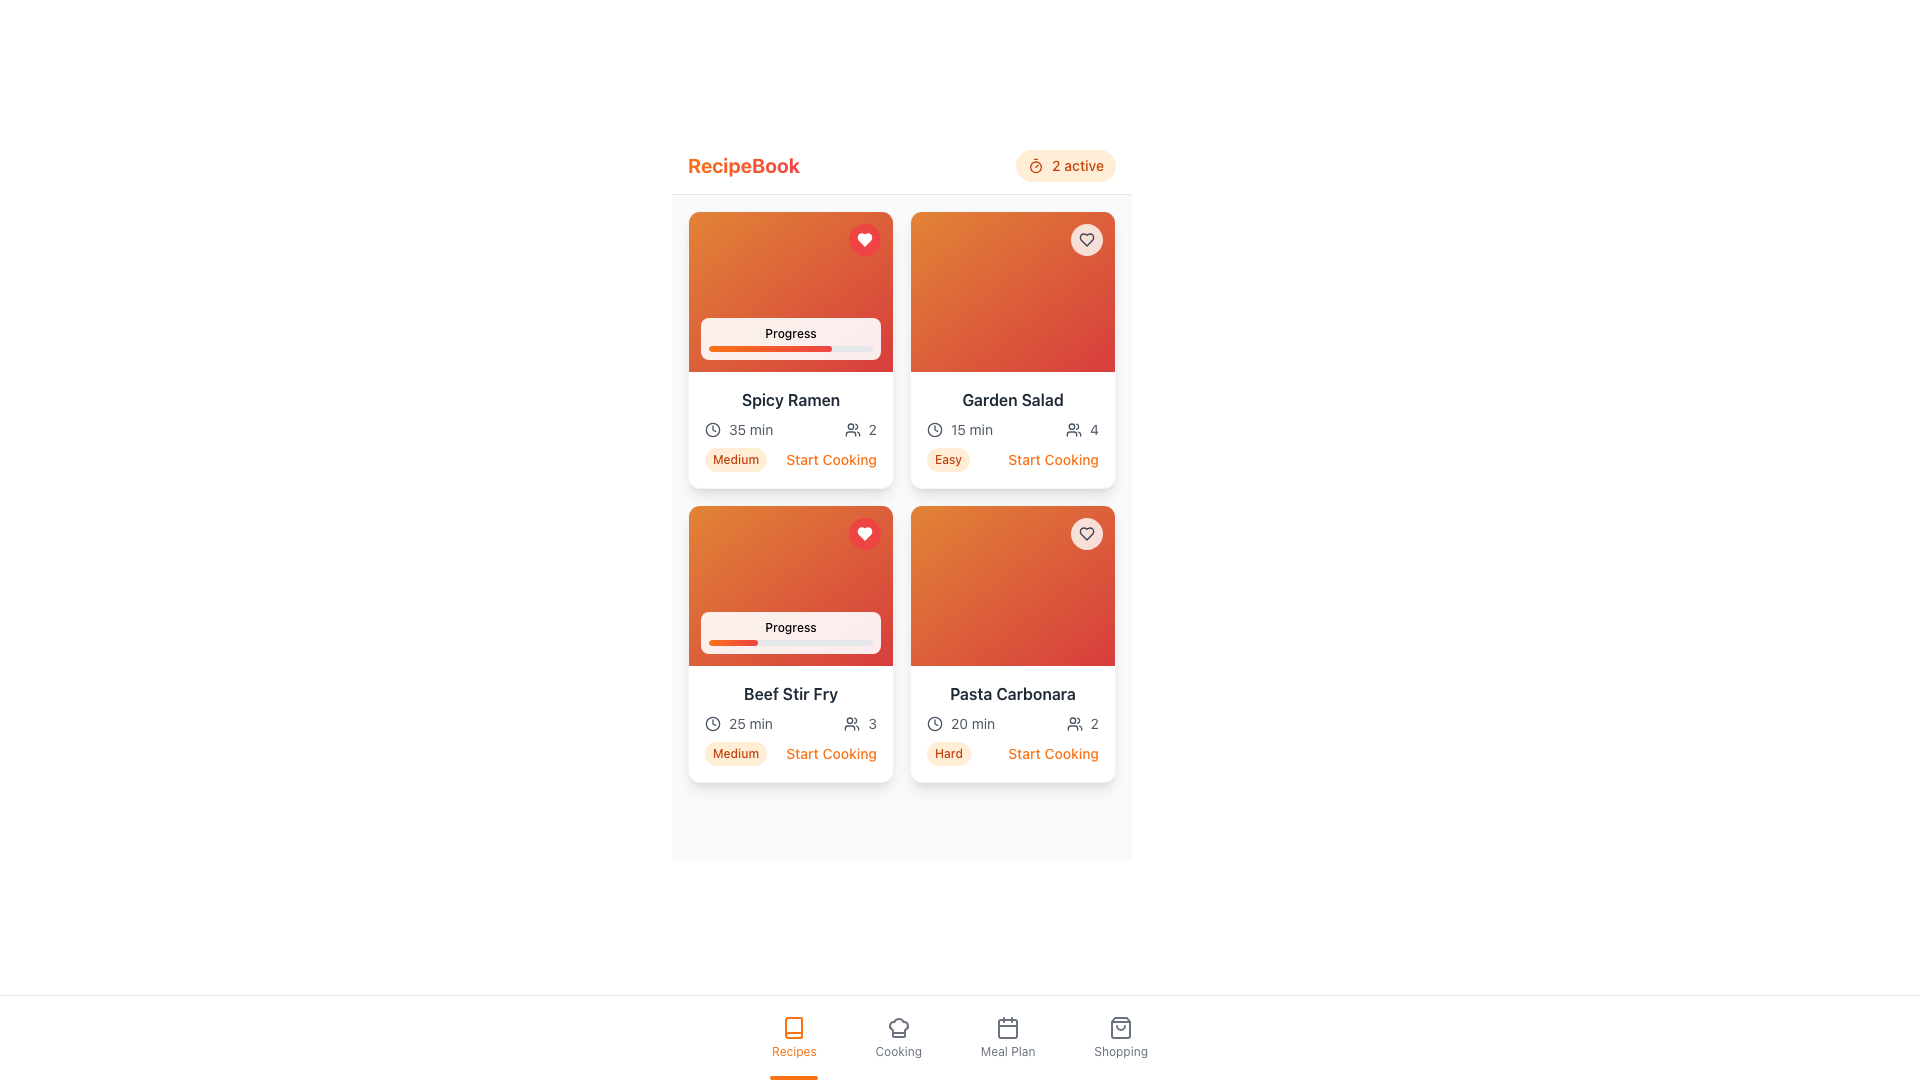 The width and height of the screenshot is (1920, 1080). What do you see at coordinates (1012, 753) in the screenshot?
I see `the 'Start Cooking' button located within the 'Pasta Carbonara' card, which features a badge labeled 'Hard' and is styled with a light orange background and orange text` at bounding box center [1012, 753].